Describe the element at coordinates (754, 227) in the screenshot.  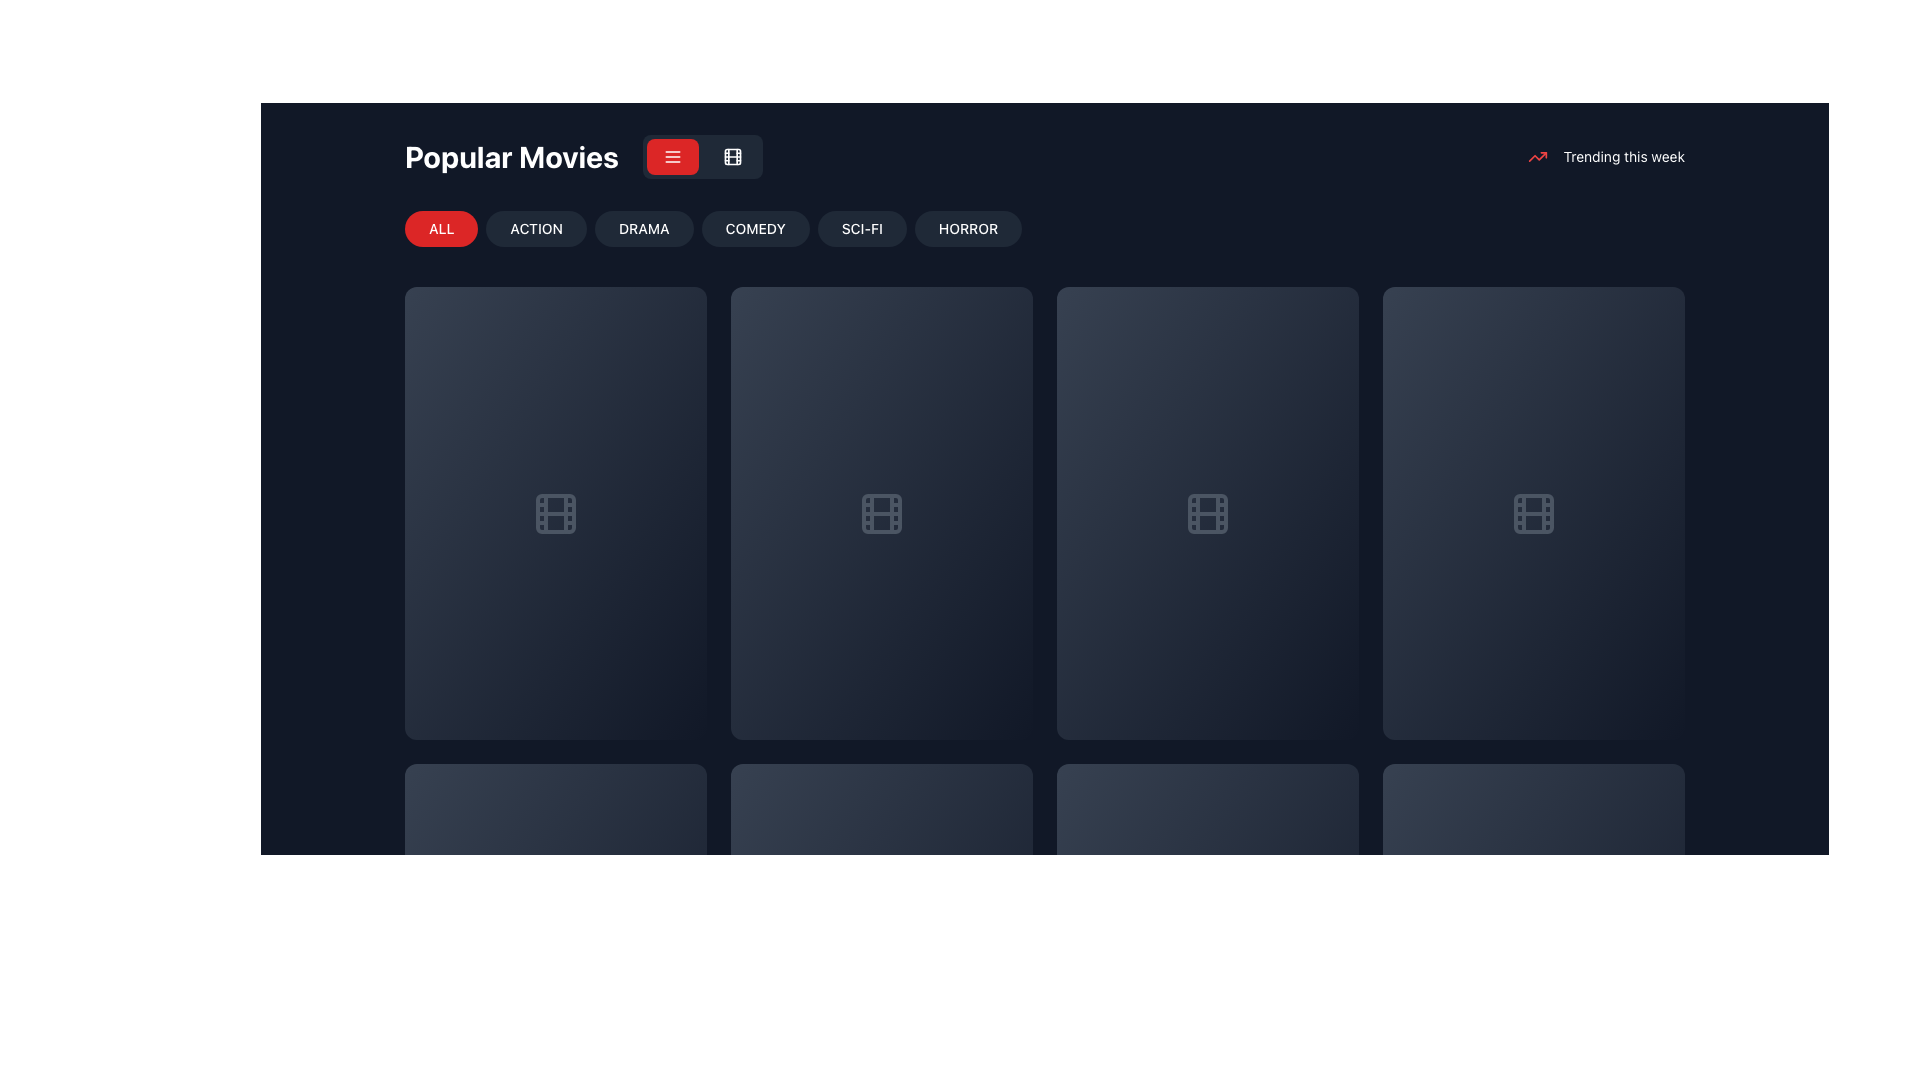
I see `the rectangular button labeled 'COMEDY' with a dark gray background and white text` at that location.